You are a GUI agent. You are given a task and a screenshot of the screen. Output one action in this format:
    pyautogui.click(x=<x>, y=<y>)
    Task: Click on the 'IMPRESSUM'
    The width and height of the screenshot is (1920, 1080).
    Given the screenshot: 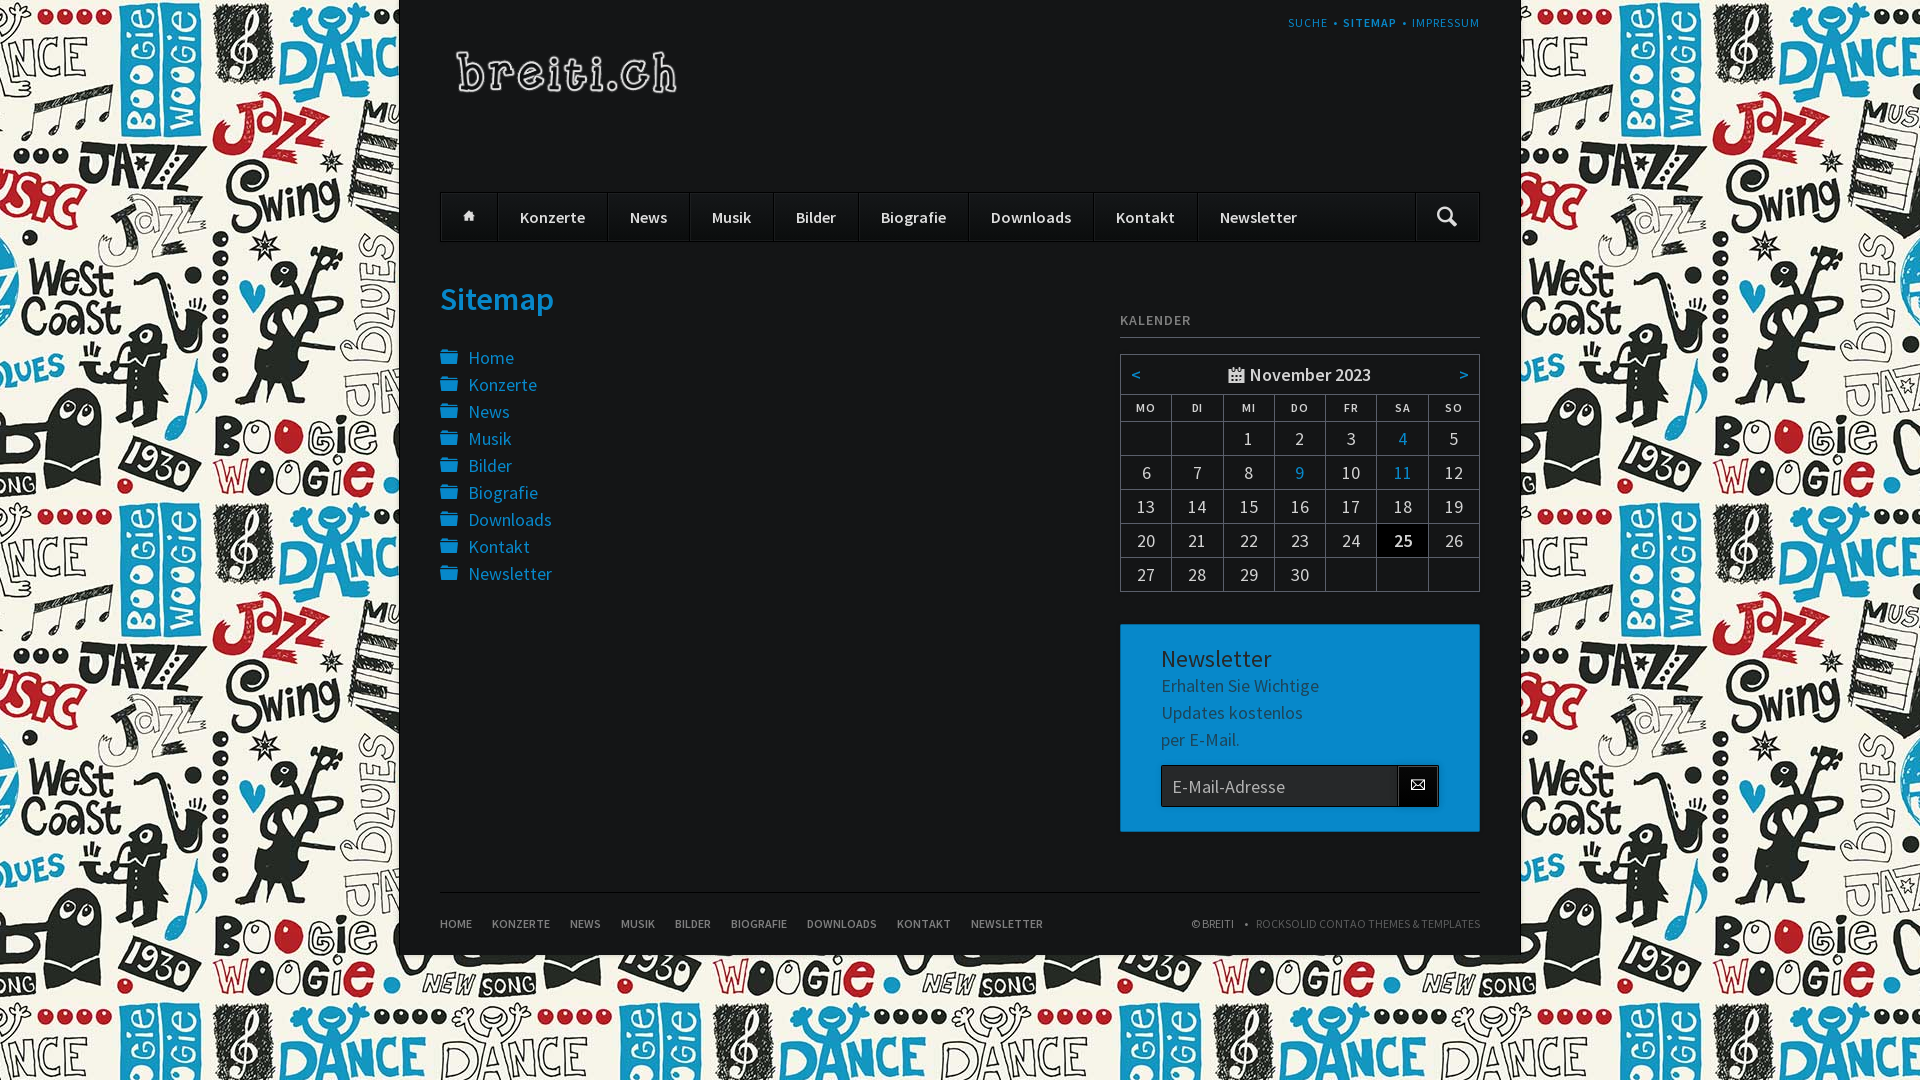 What is the action you would take?
    pyautogui.click(x=1445, y=22)
    